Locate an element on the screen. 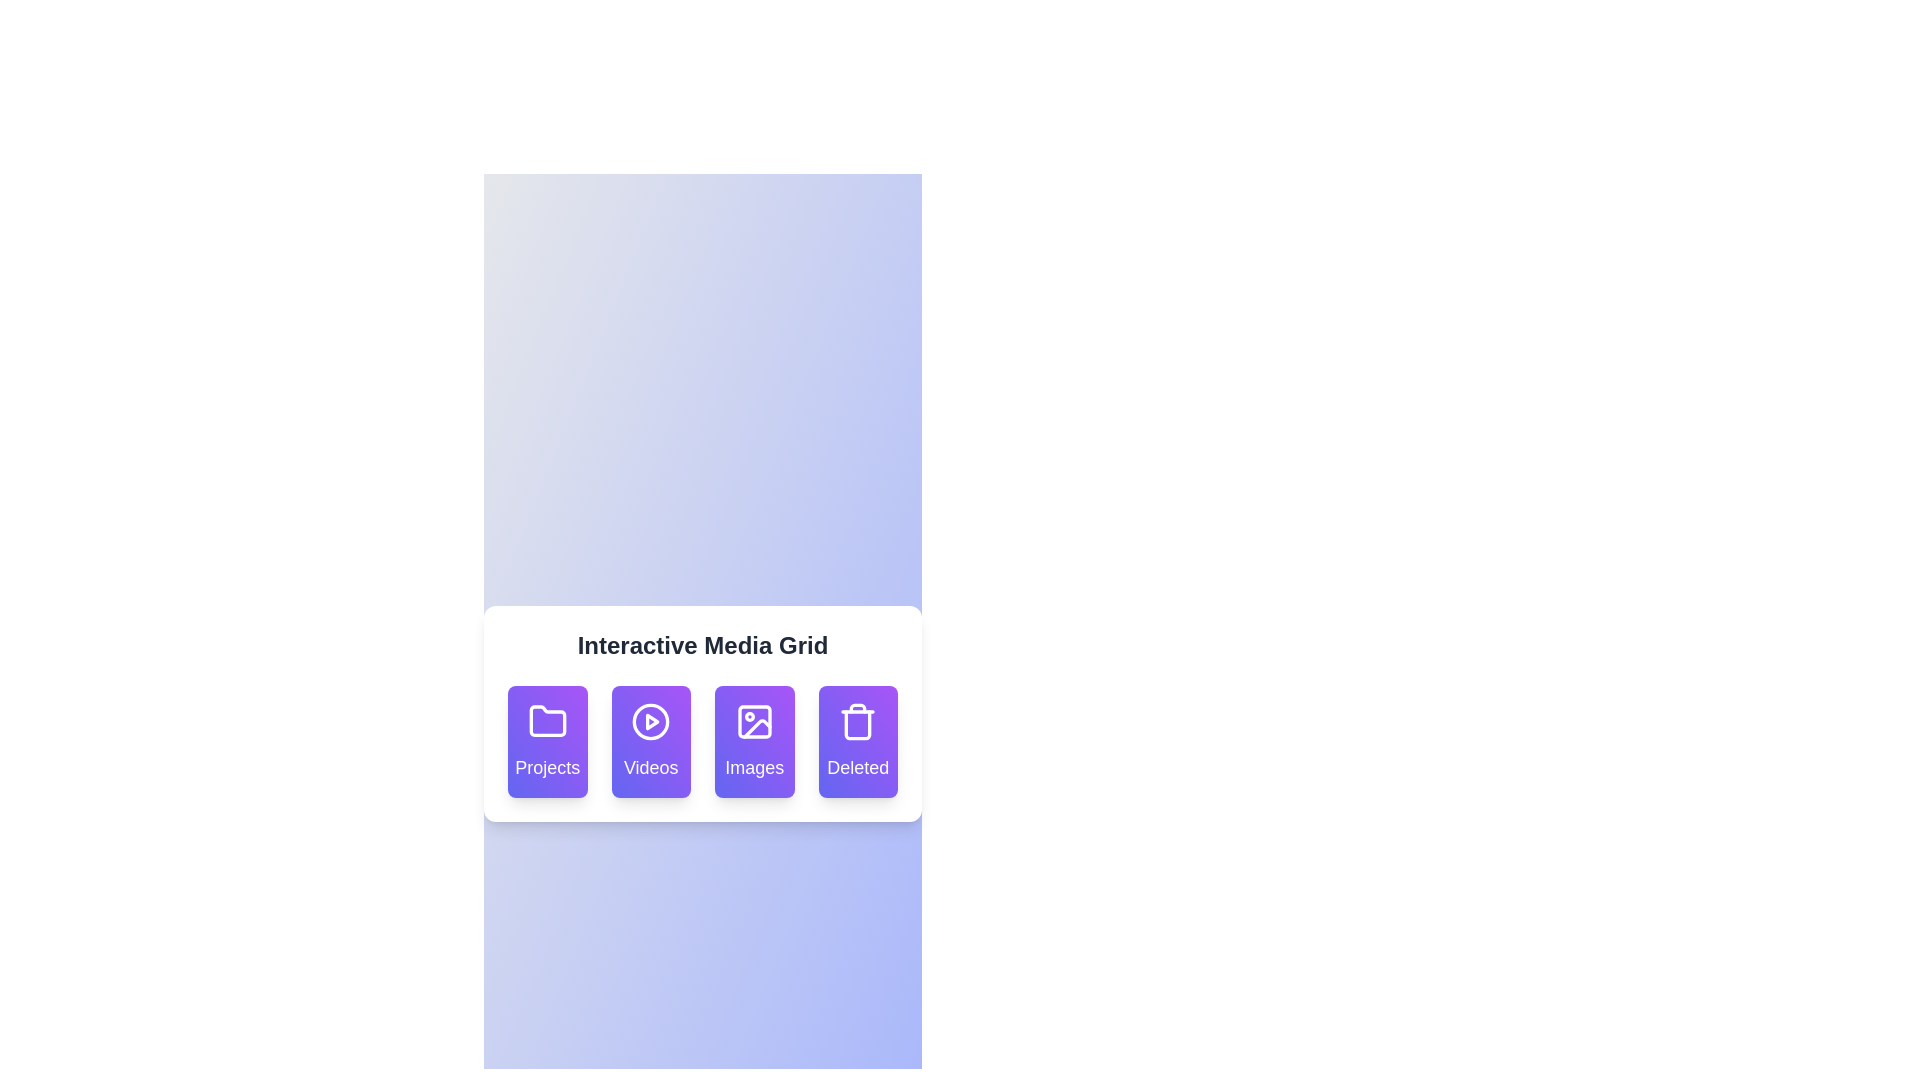  the 'Images' icon, which is the third icon from the left in the Interactive Media Grid, to trigger the hover effect for additional information is located at coordinates (756, 728).